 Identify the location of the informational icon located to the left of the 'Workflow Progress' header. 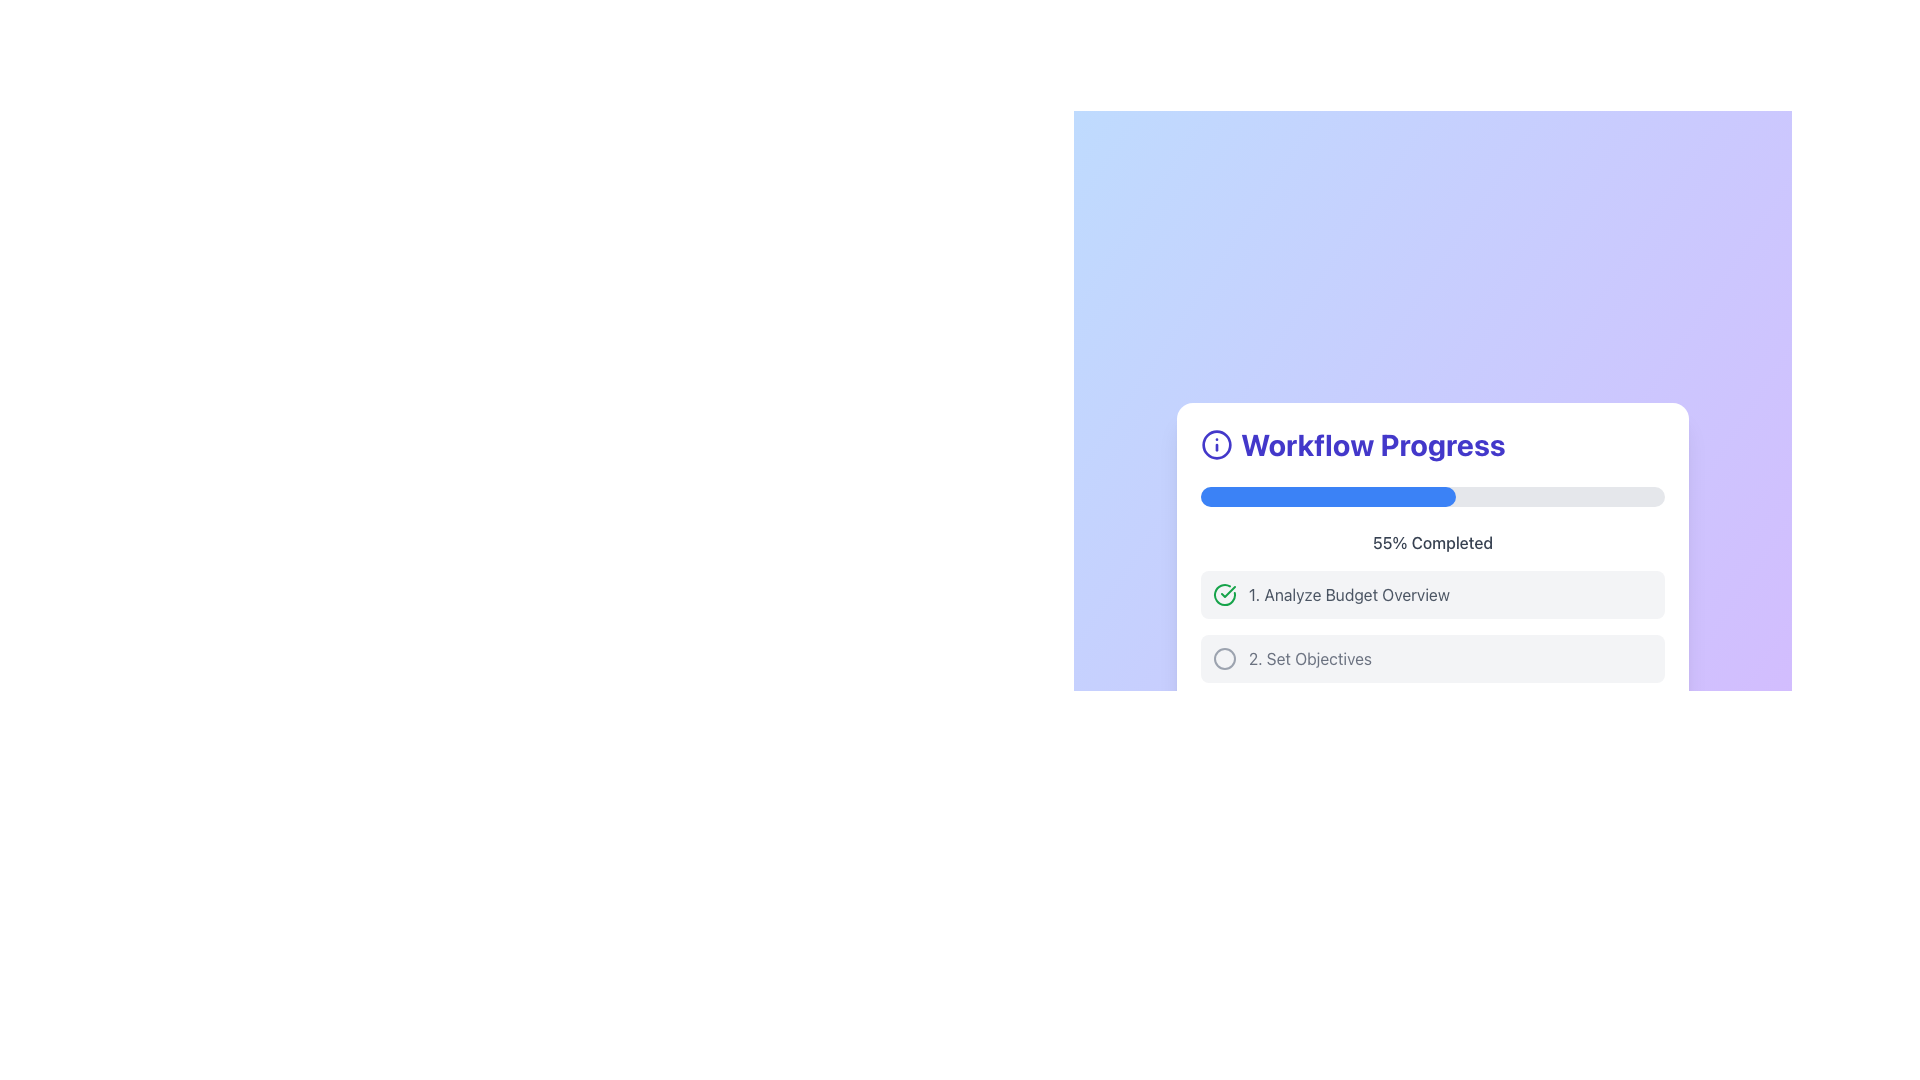
(1216, 443).